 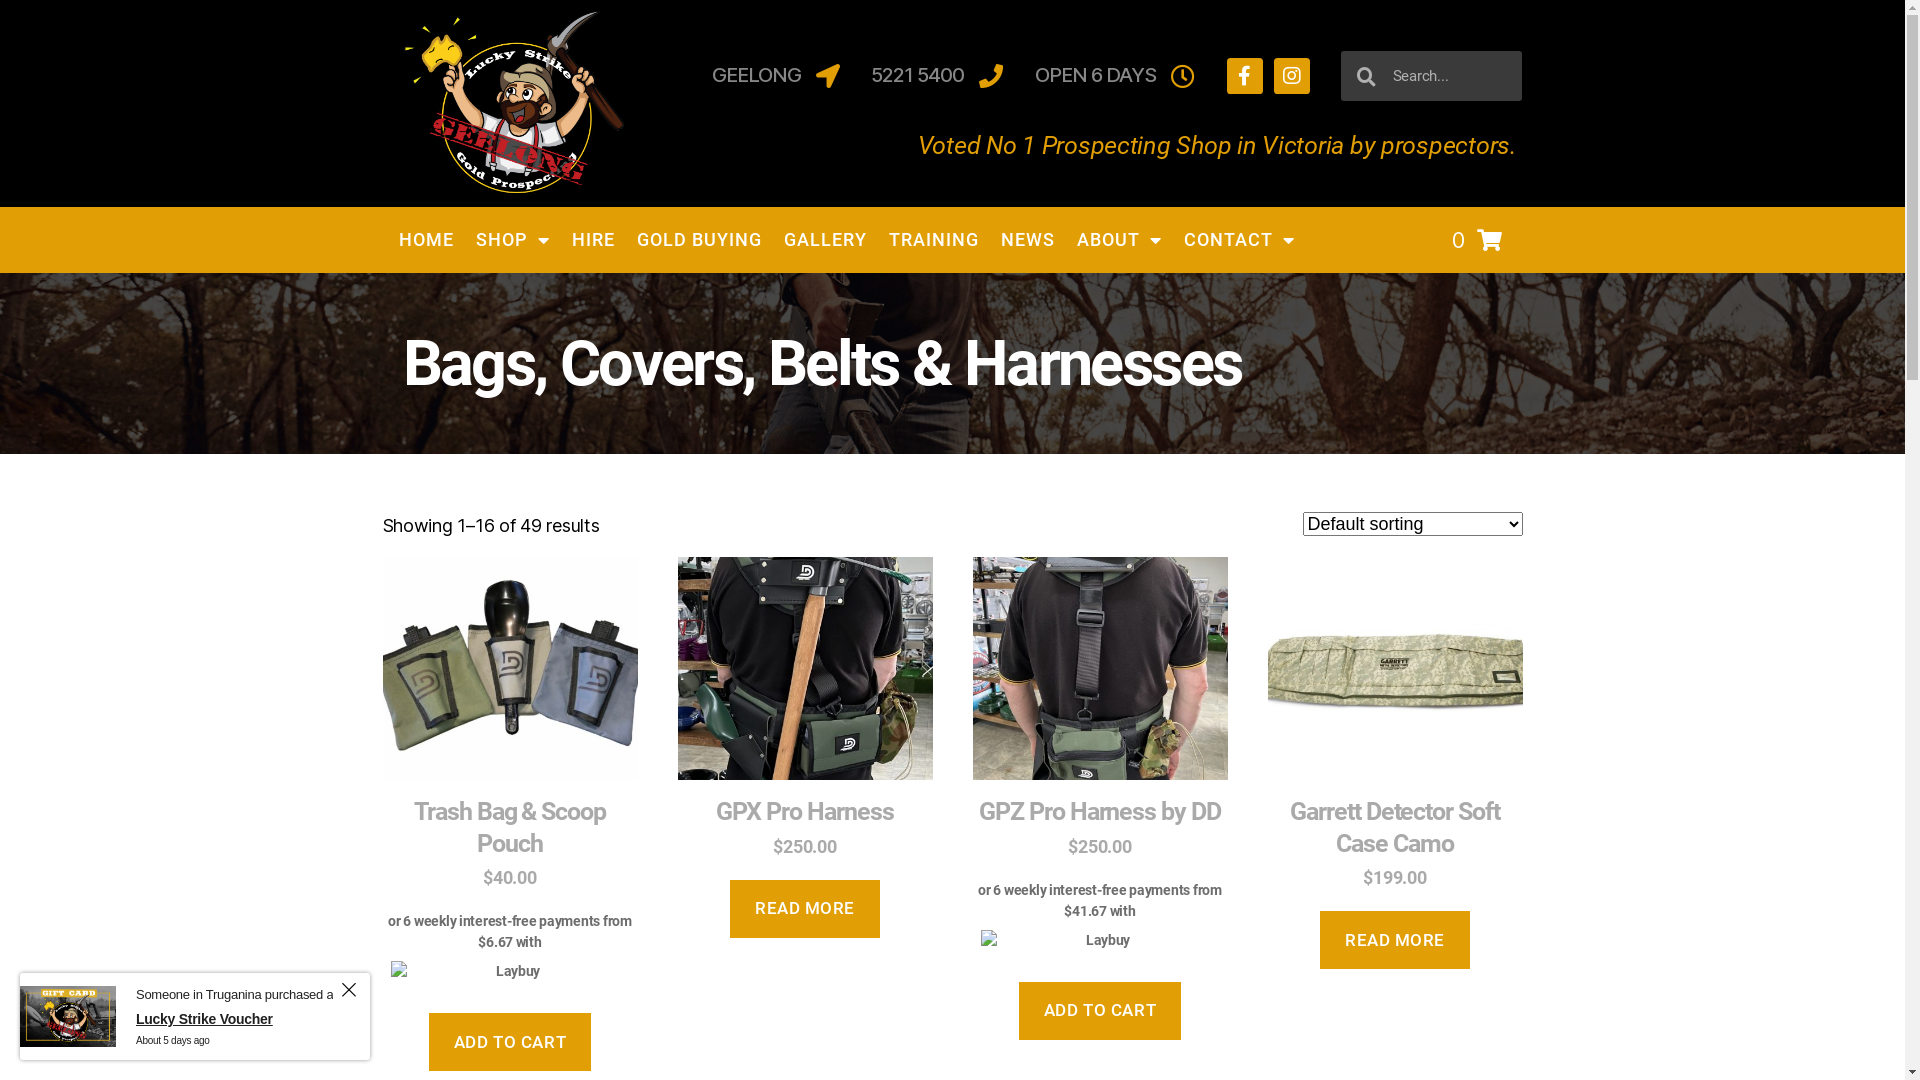 What do you see at coordinates (804, 909) in the screenshot?
I see `'READ MORE'` at bounding box center [804, 909].